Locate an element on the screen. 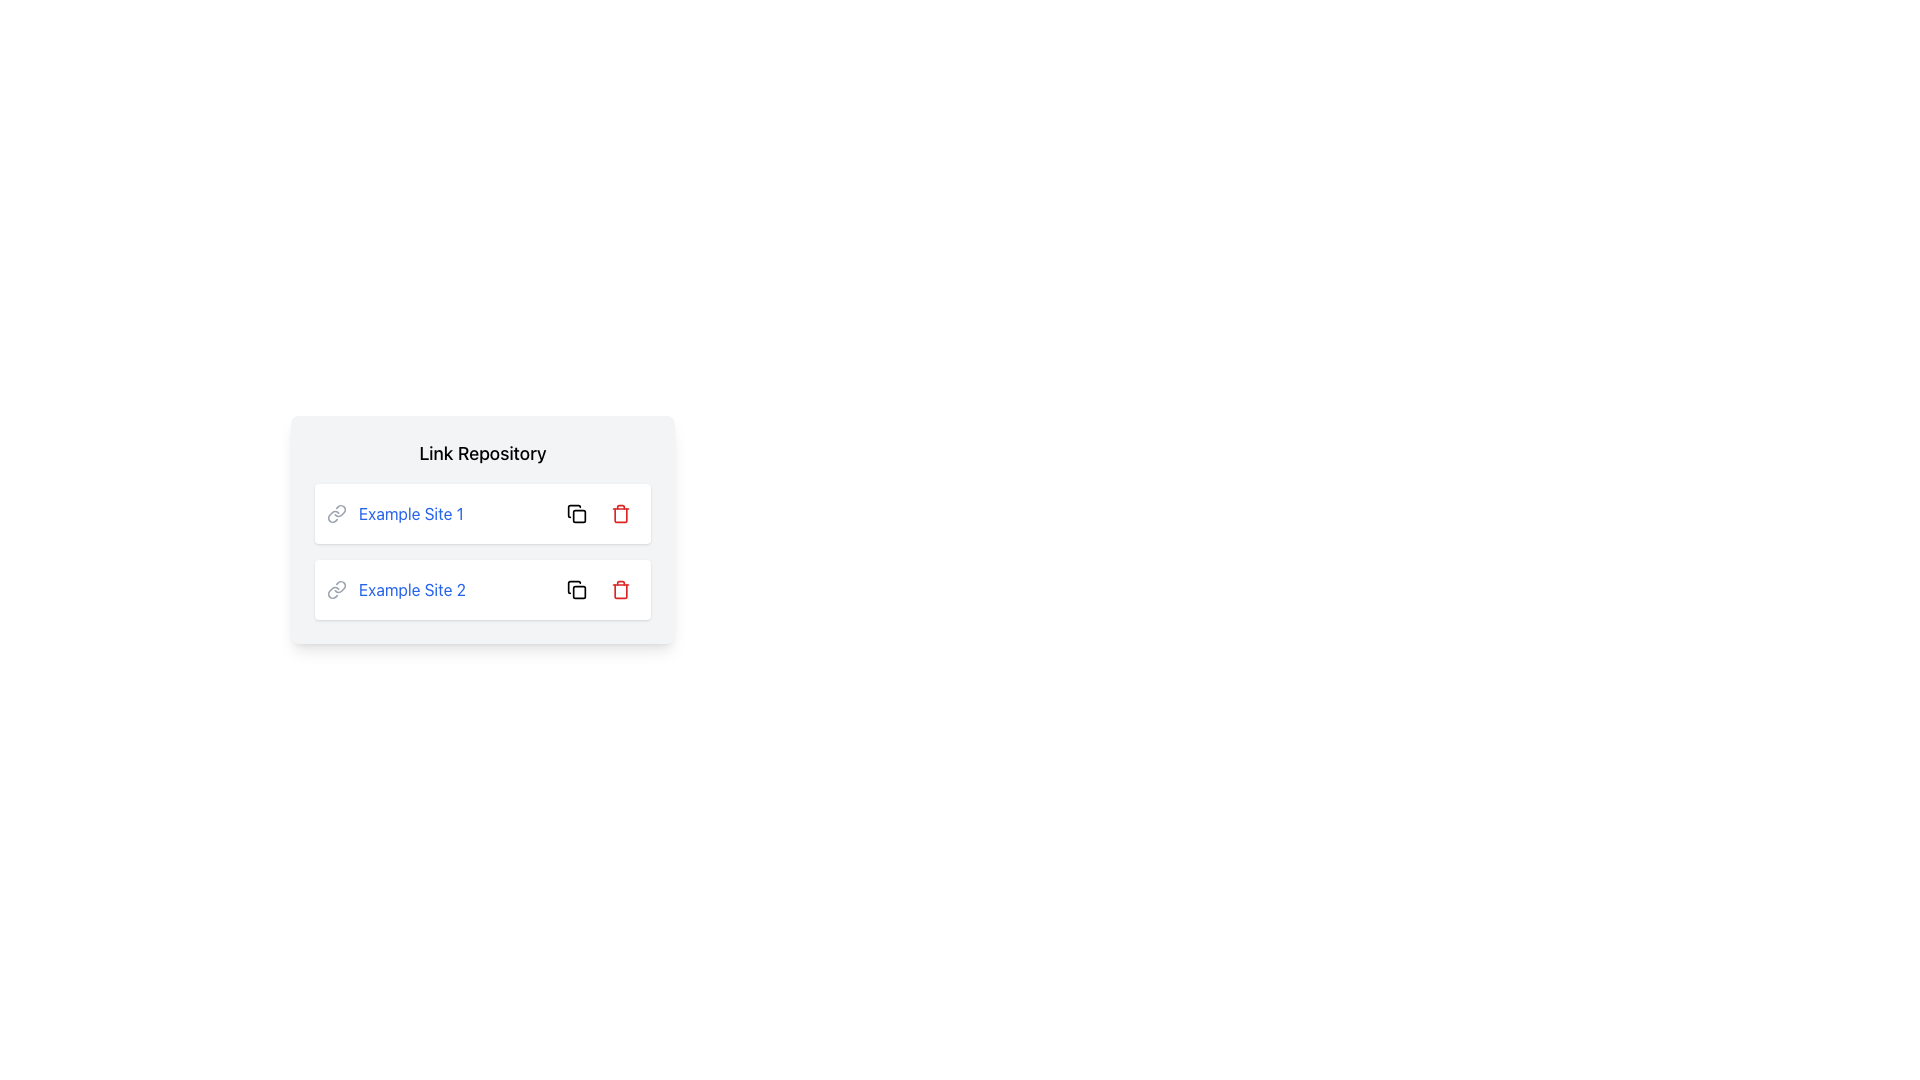 This screenshot has width=1920, height=1080. the header text label 'Link Repository' which is styled in bold and serves as the title of the panel containing links is located at coordinates (483, 454).